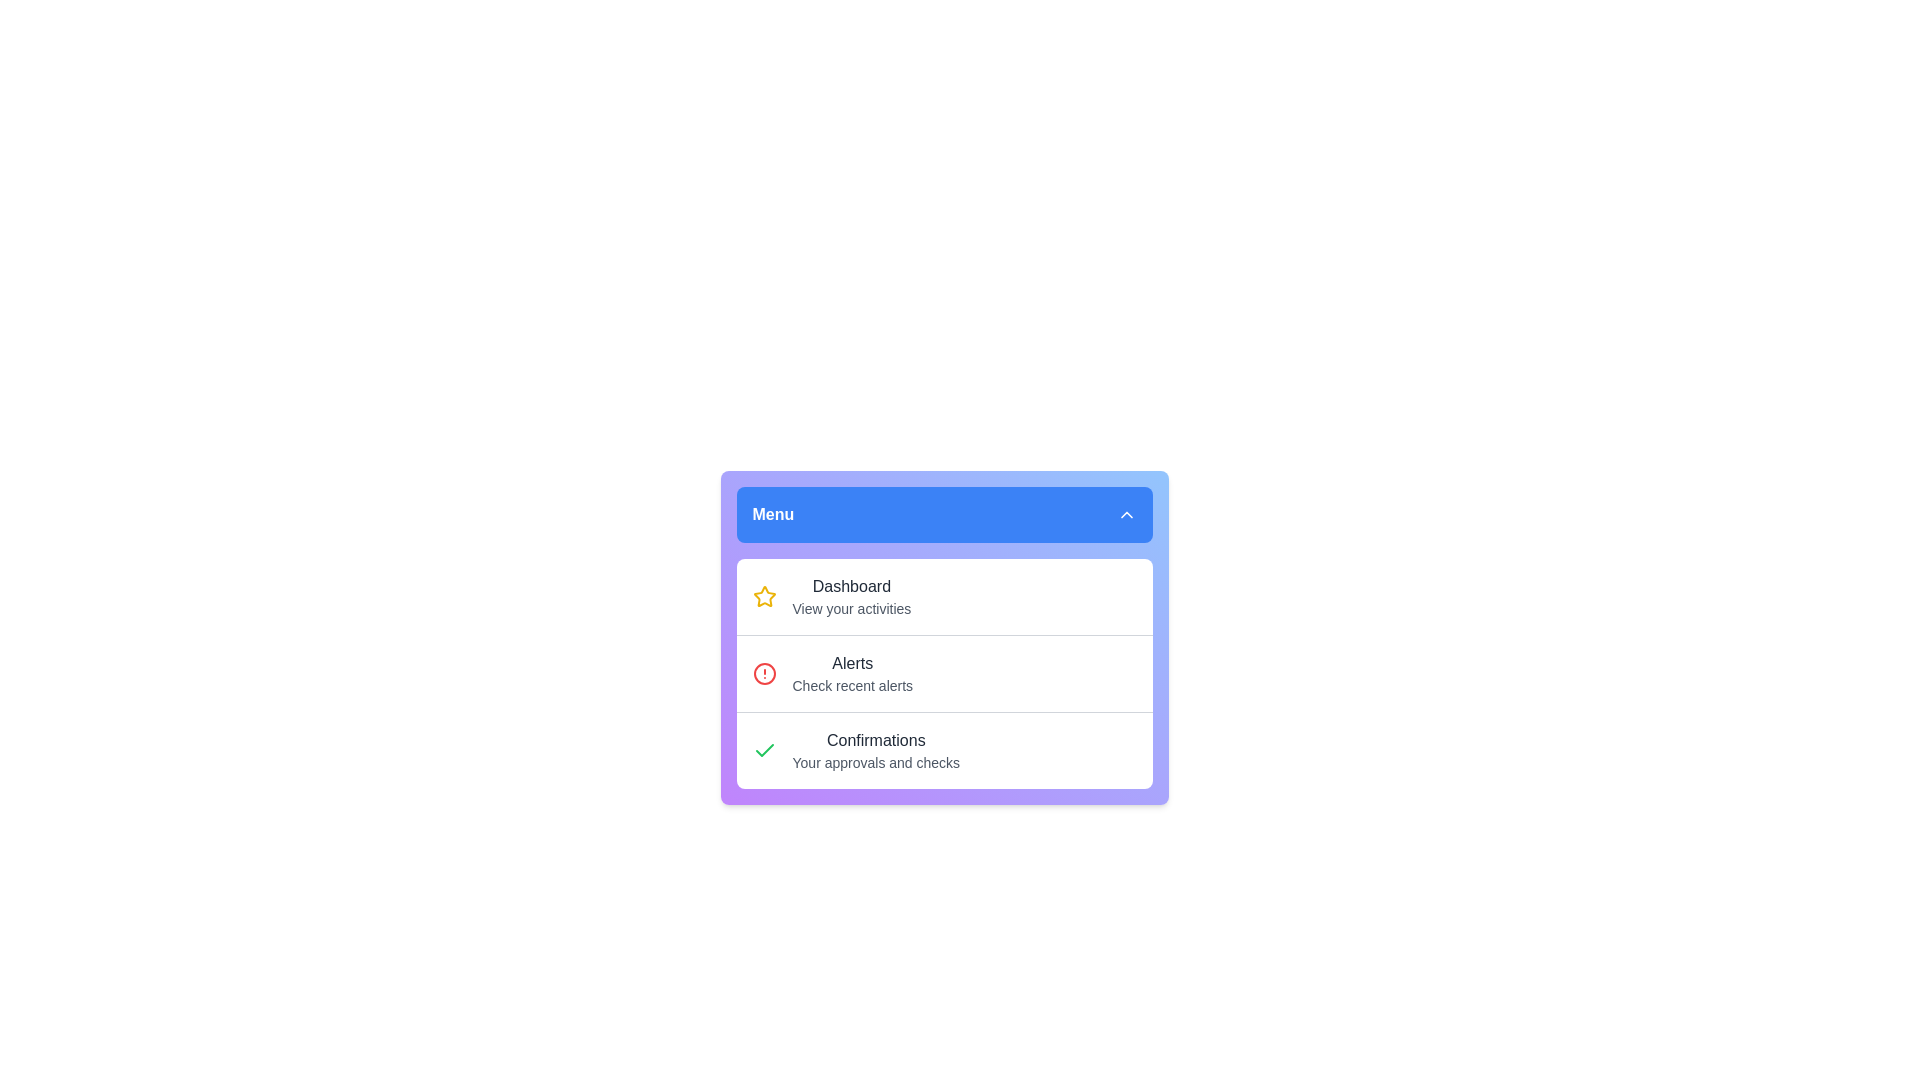  Describe the element at coordinates (1126, 514) in the screenshot. I see `the upwards-pointing chevron icon located at the top-right corner of the blue header section labeled 'Menu'` at that location.